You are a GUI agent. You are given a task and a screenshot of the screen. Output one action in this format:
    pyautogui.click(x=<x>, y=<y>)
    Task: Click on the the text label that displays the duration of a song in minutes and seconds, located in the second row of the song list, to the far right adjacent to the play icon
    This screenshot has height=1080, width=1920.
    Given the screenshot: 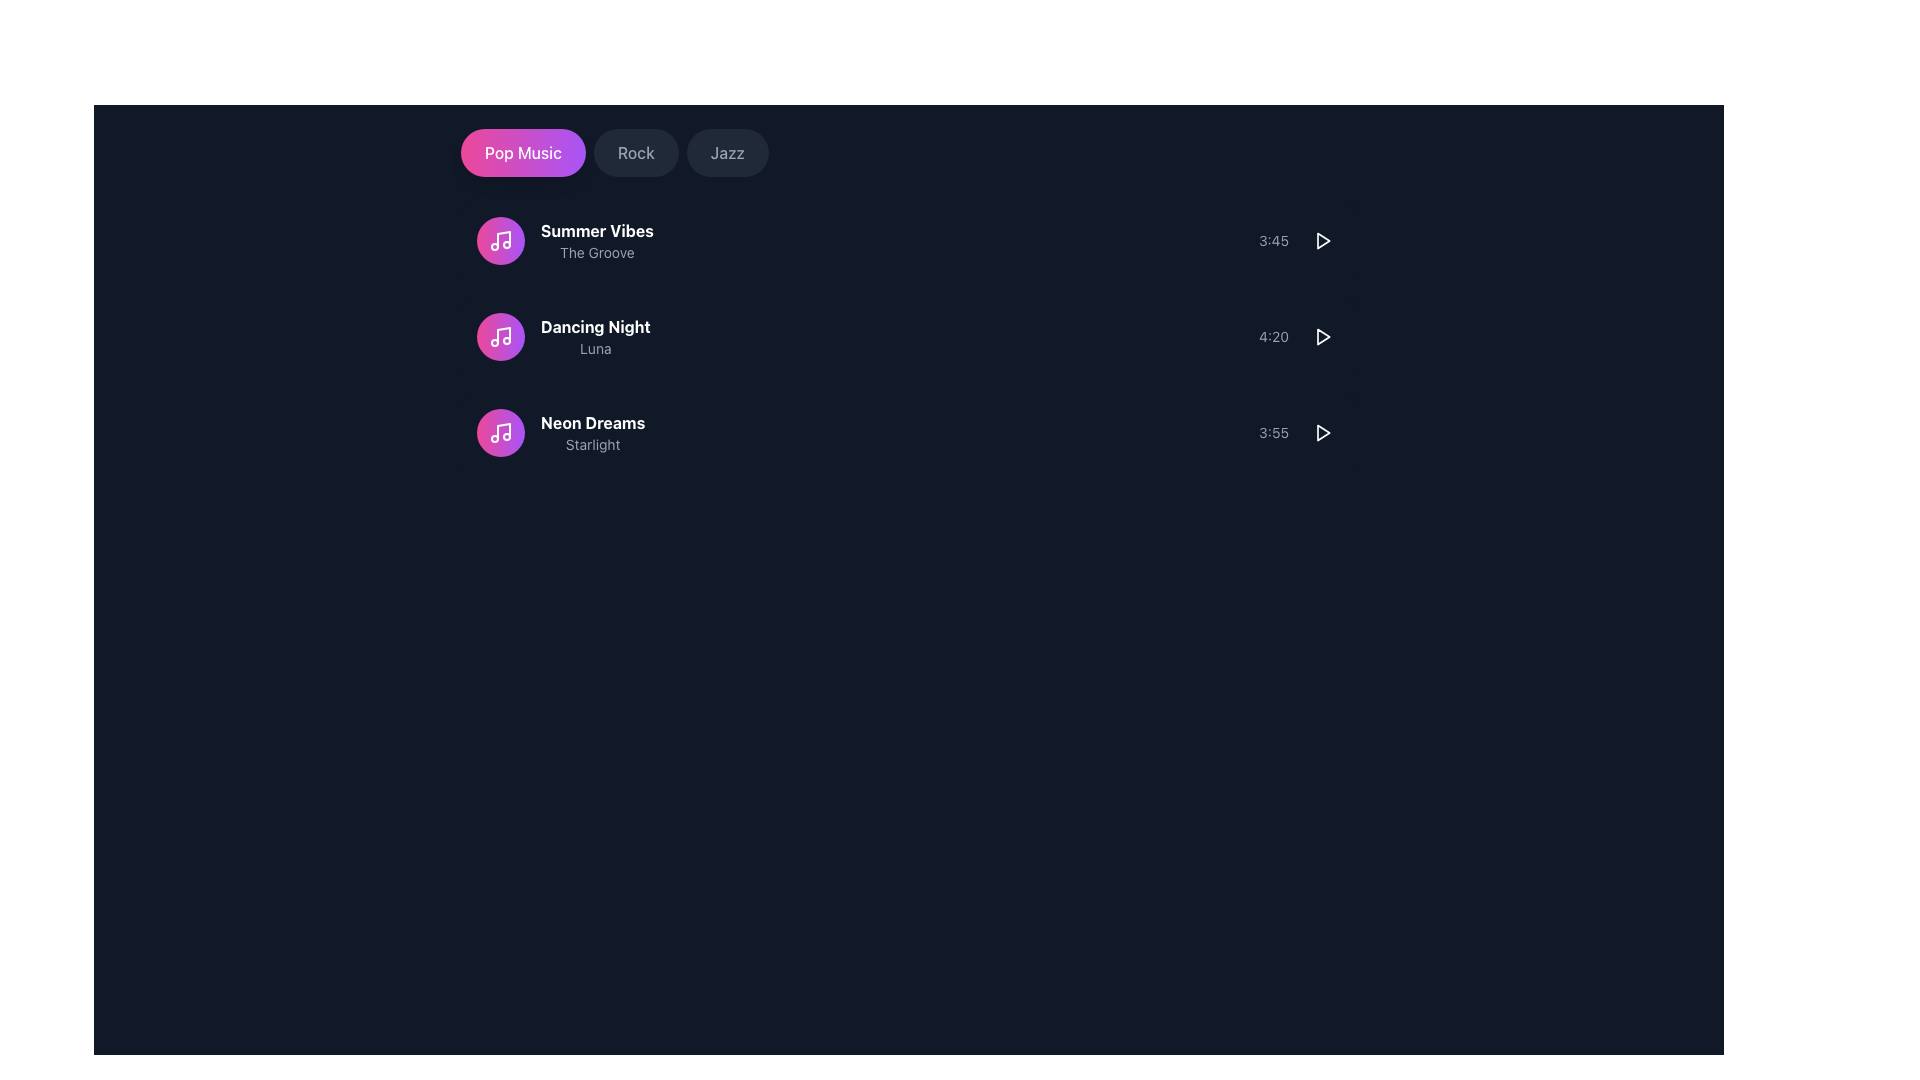 What is the action you would take?
    pyautogui.click(x=1273, y=335)
    